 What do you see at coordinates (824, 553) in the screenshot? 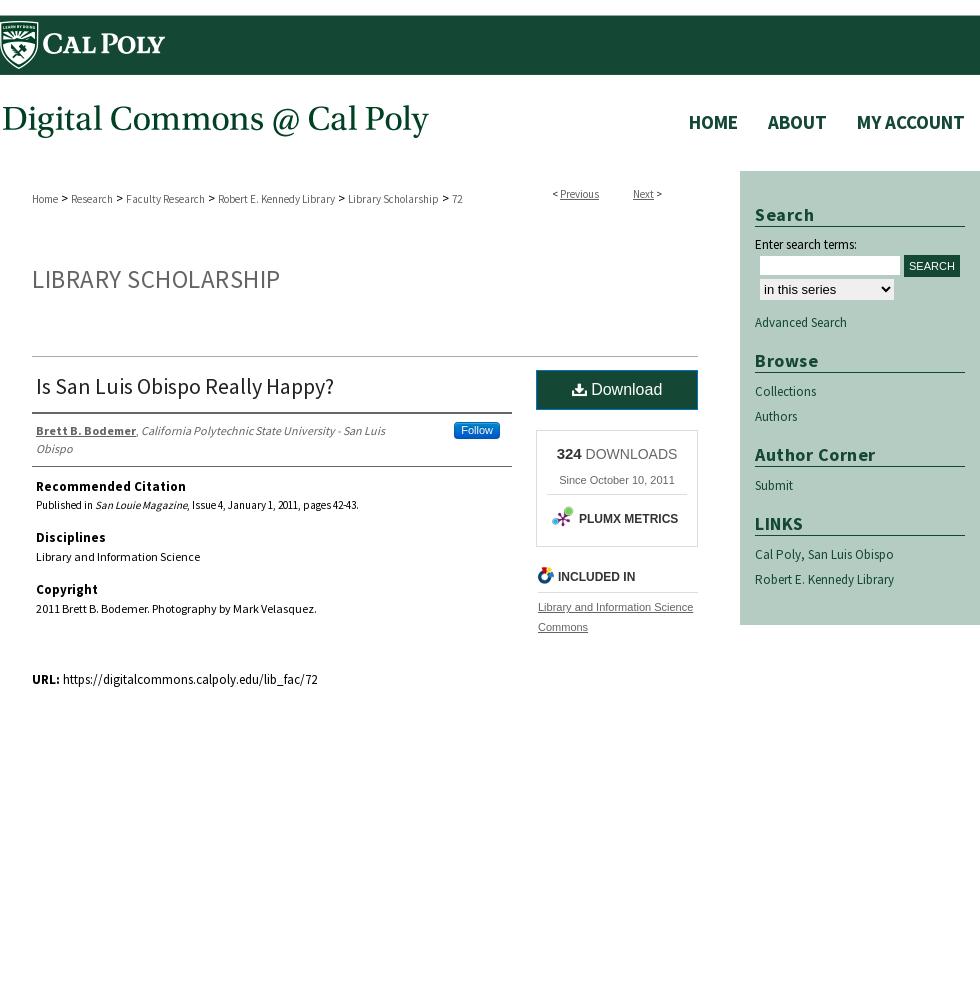
I see `'Cal Poly, San Luis Obispo'` at bounding box center [824, 553].